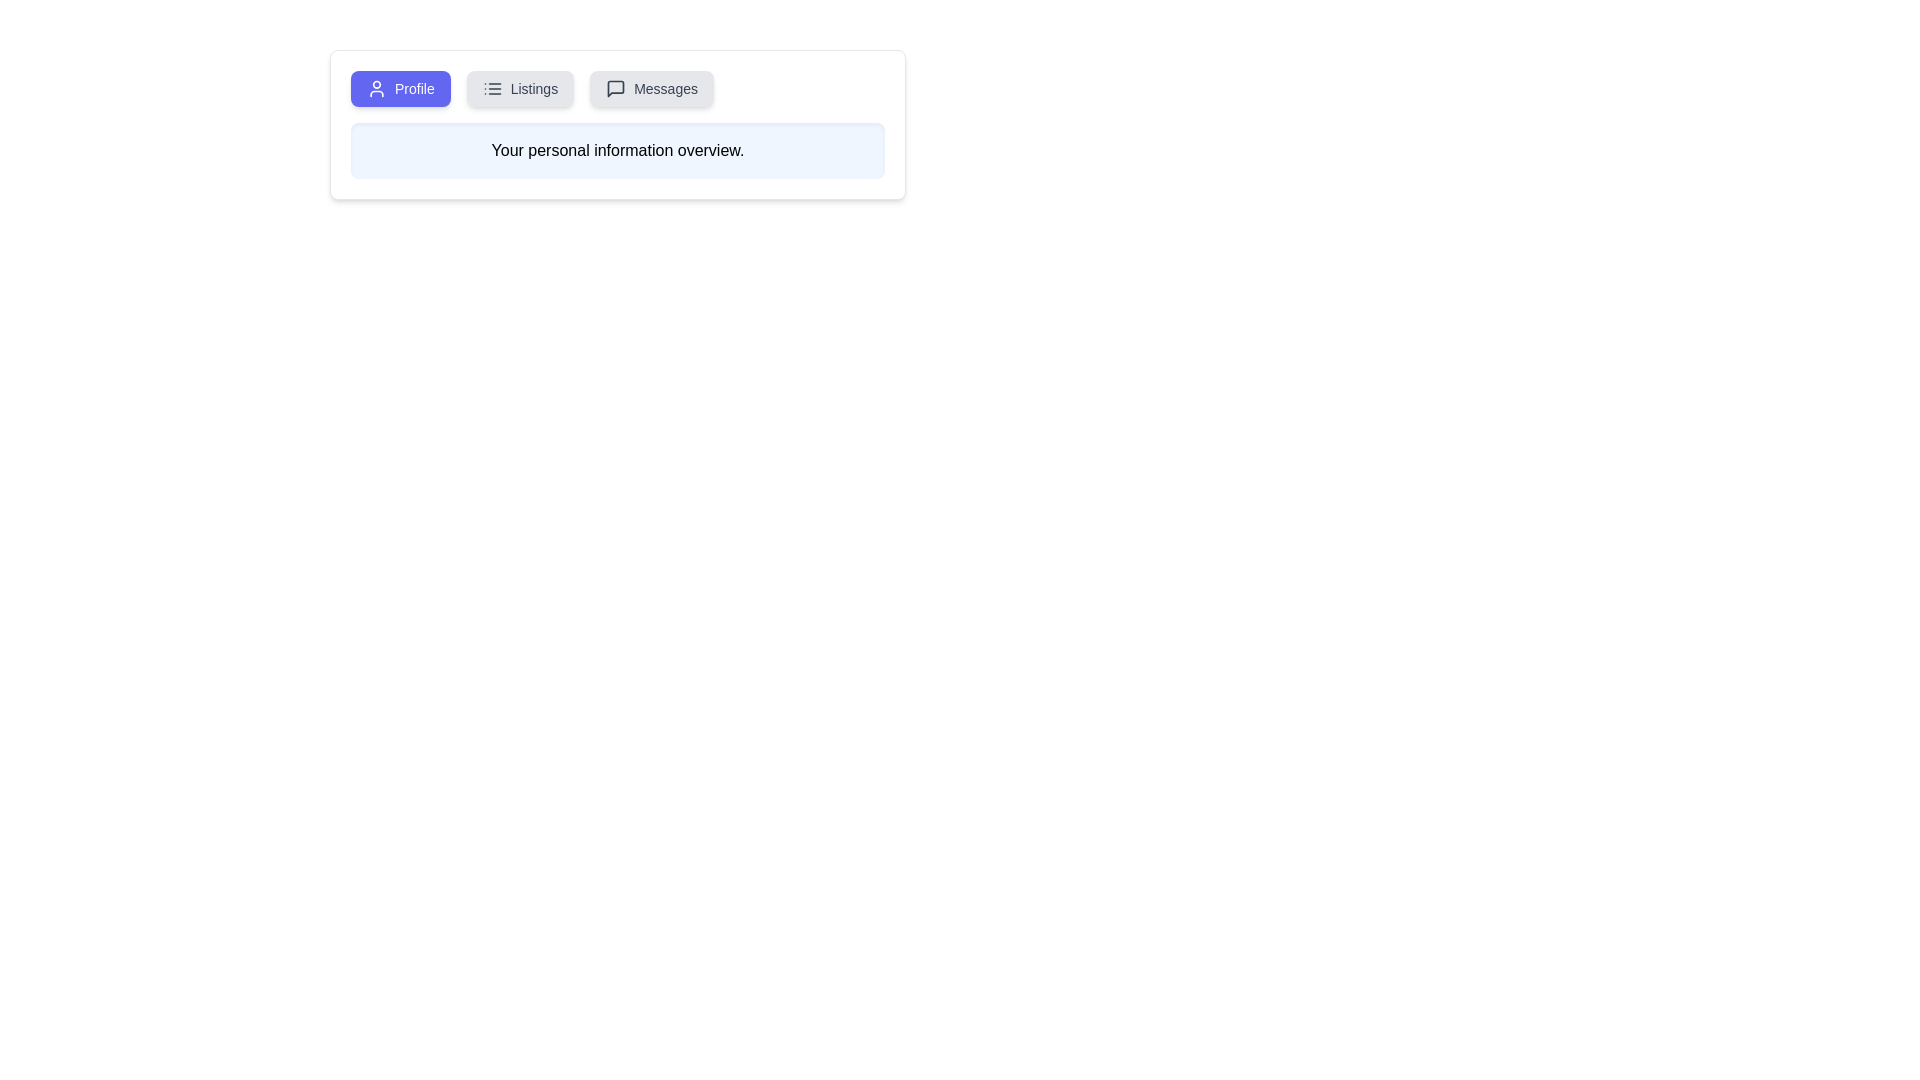 This screenshot has width=1920, height=1080. I want to click on the Messages tab by clicking on it, so click(652, 87).